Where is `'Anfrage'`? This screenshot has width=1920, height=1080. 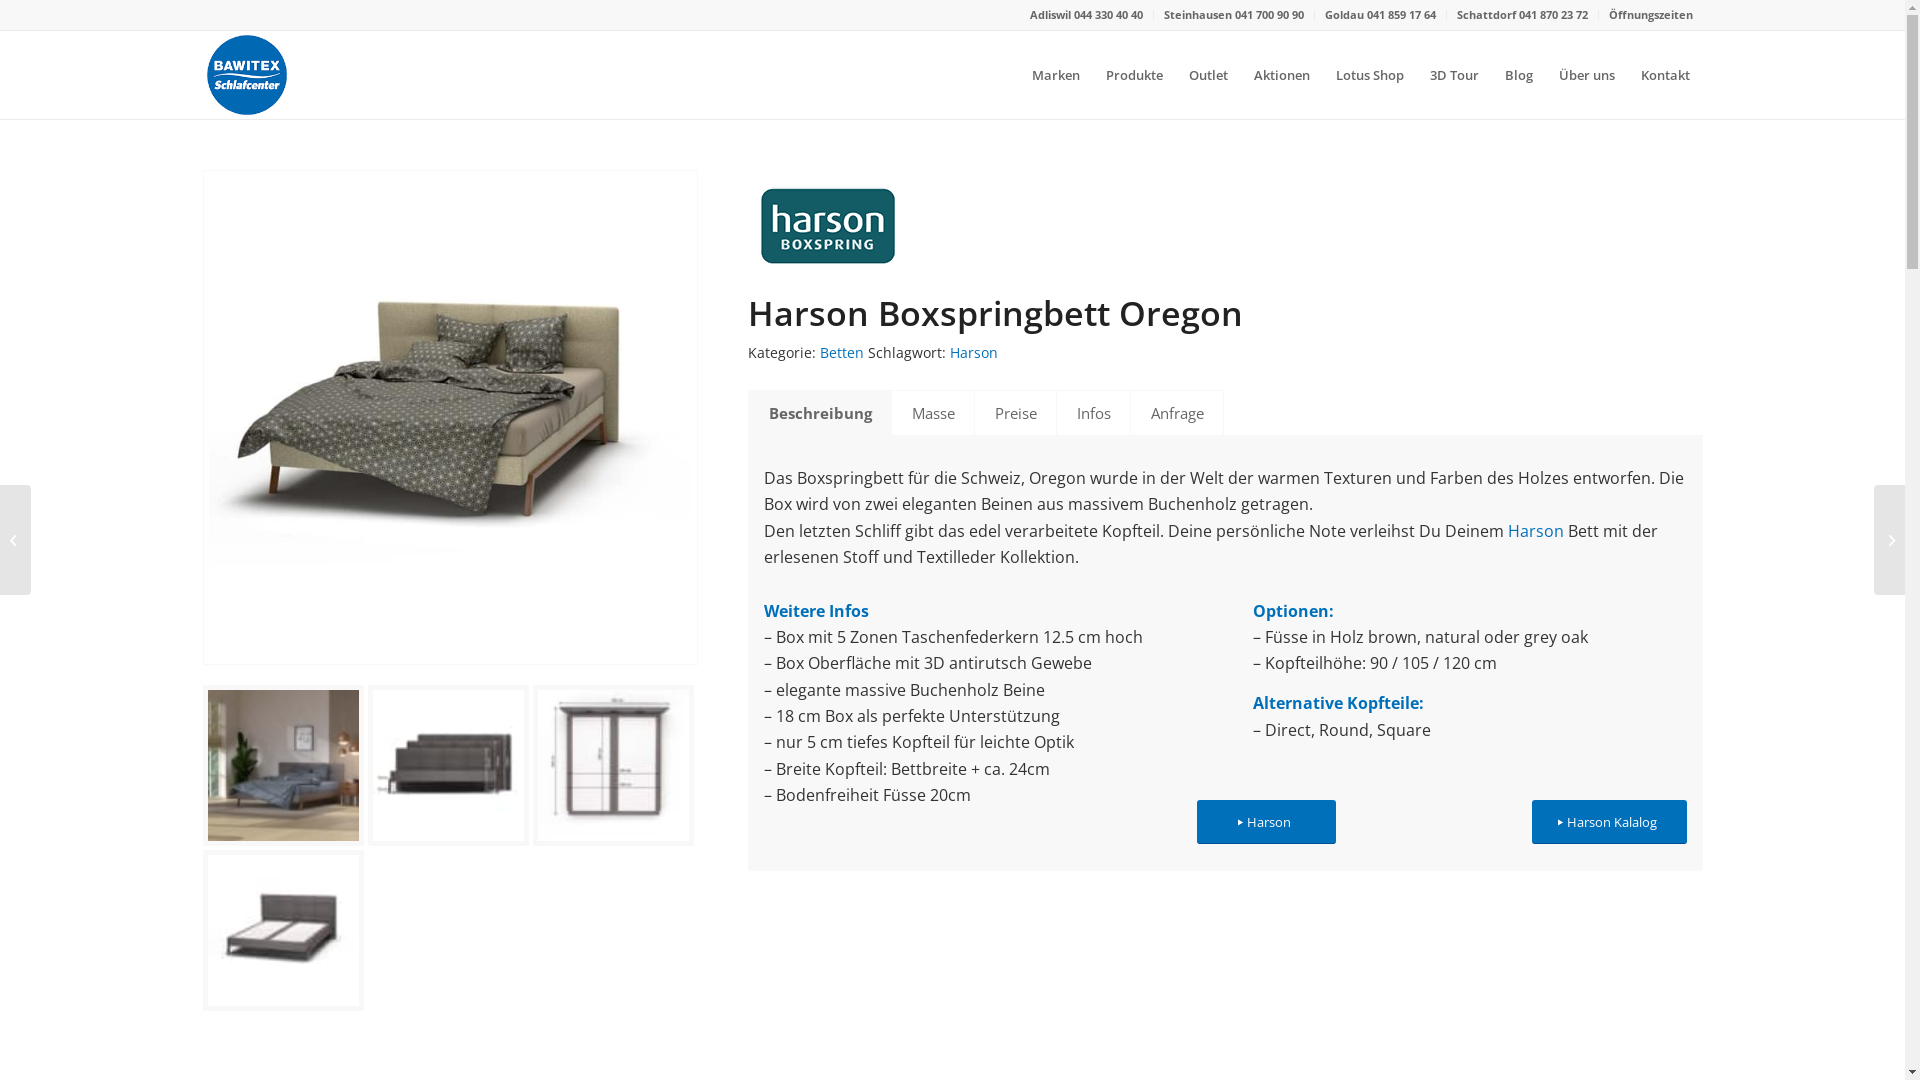 'Anfrage' is located at coordinates (1176, 411).